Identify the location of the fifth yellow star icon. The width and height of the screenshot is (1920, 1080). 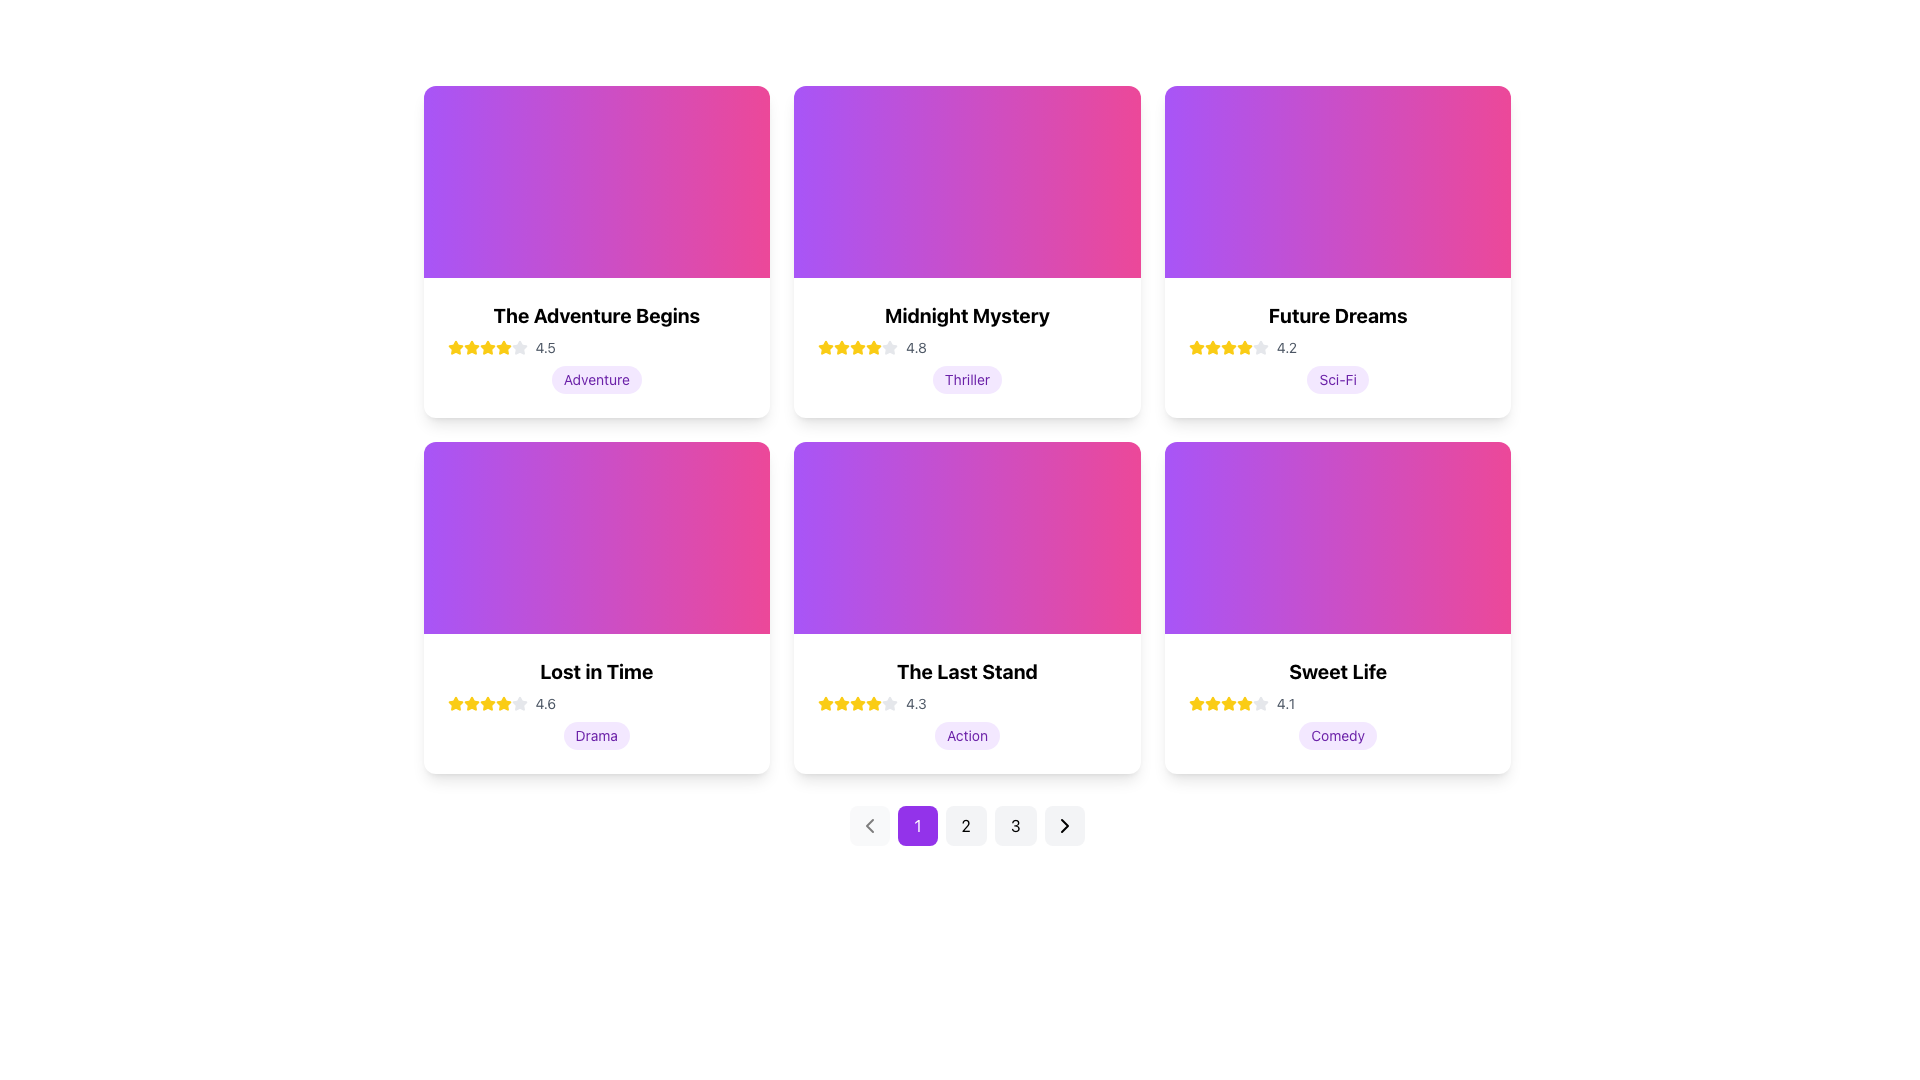
(503, 703).